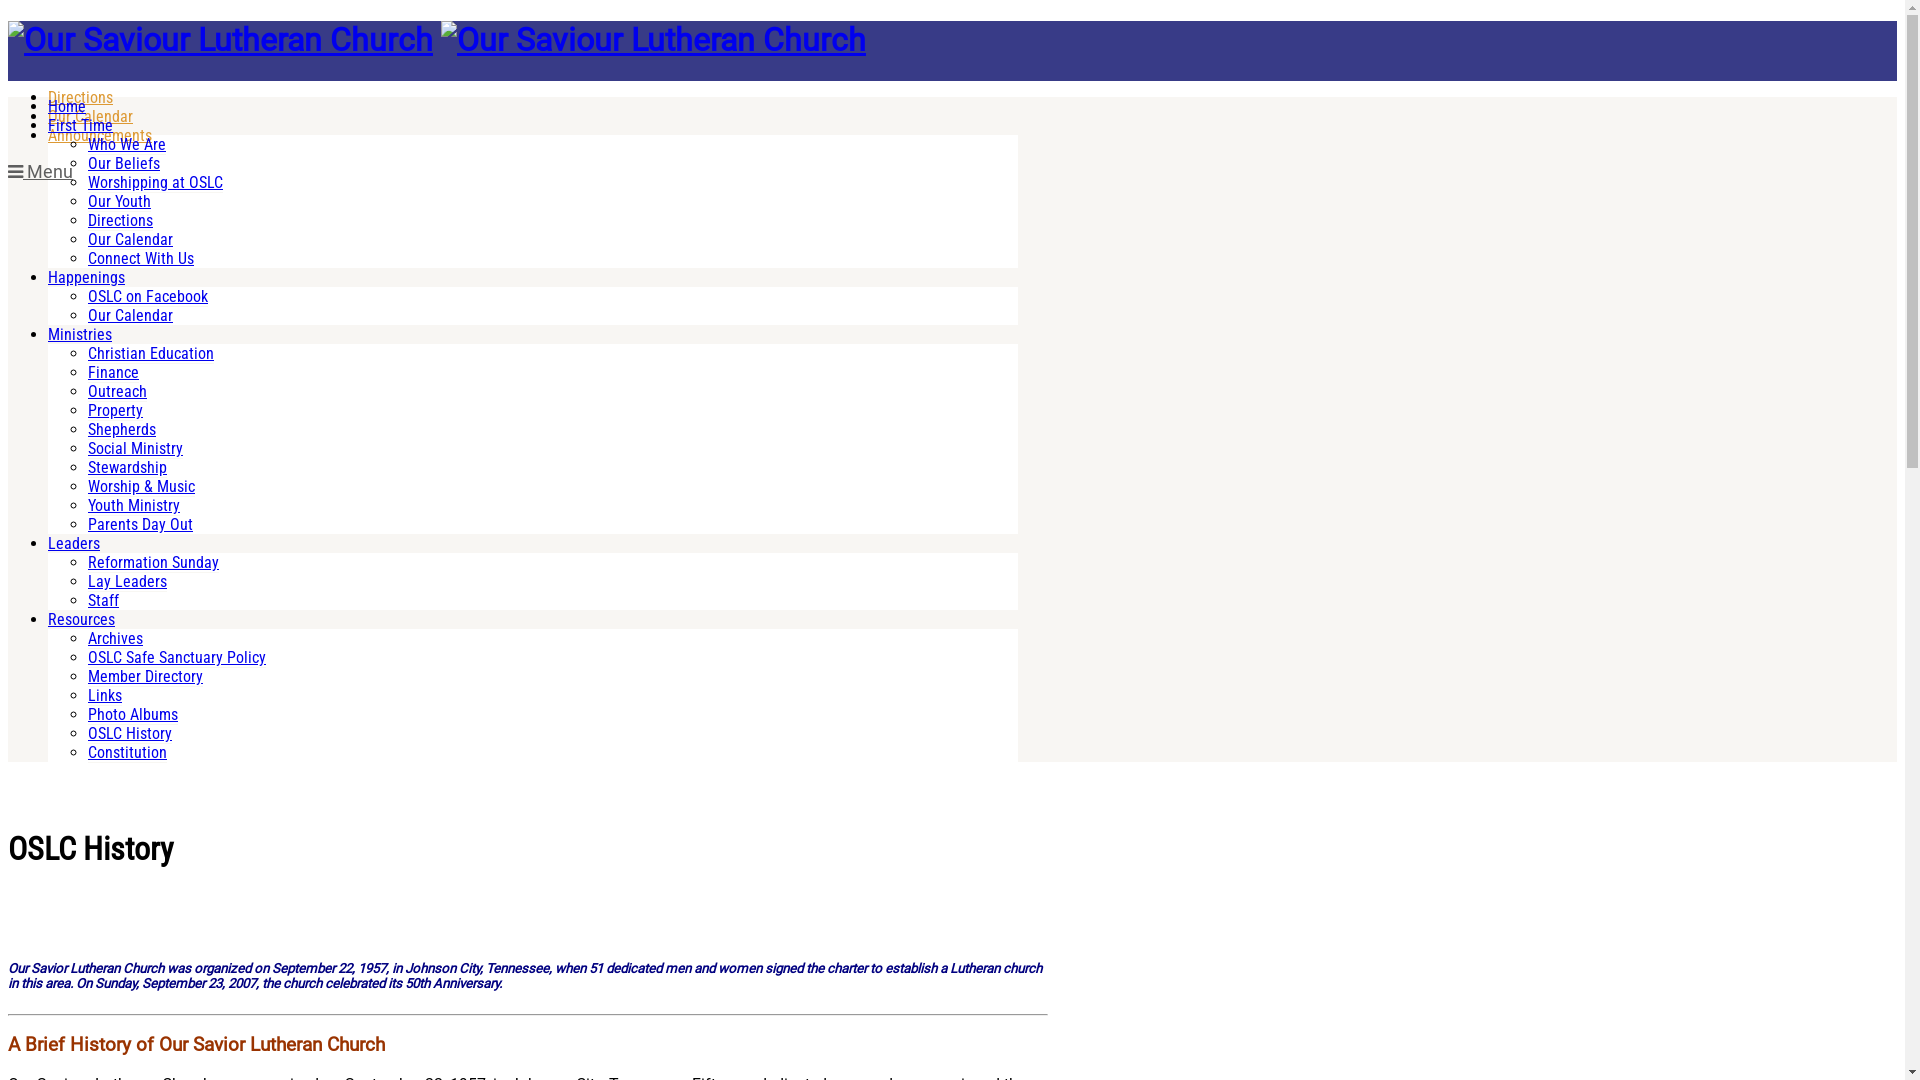  What do you see at coordinates (140, 486) in the screenshot?
I see `'Worship & Music'` at bounding box center [140, 486].